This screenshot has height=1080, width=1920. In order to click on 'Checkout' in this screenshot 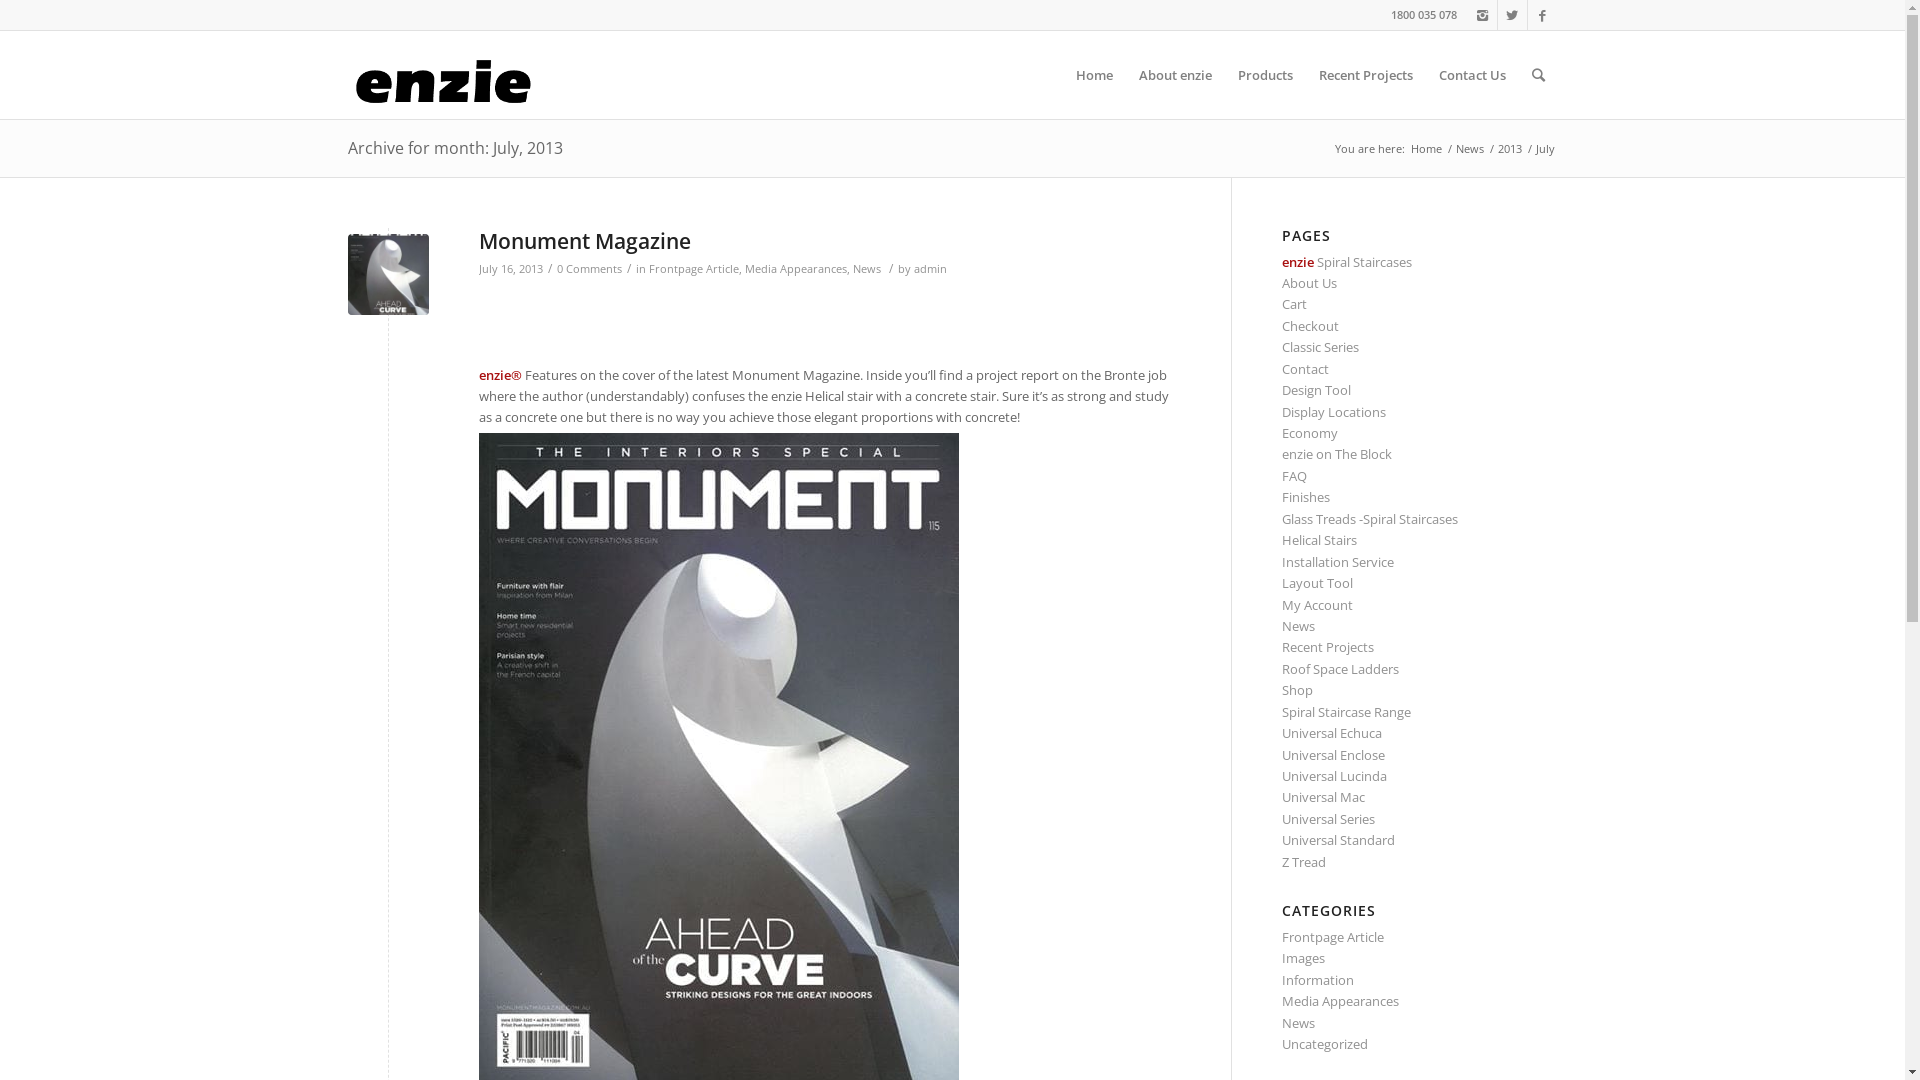, I will do `click(1310, 325)`.